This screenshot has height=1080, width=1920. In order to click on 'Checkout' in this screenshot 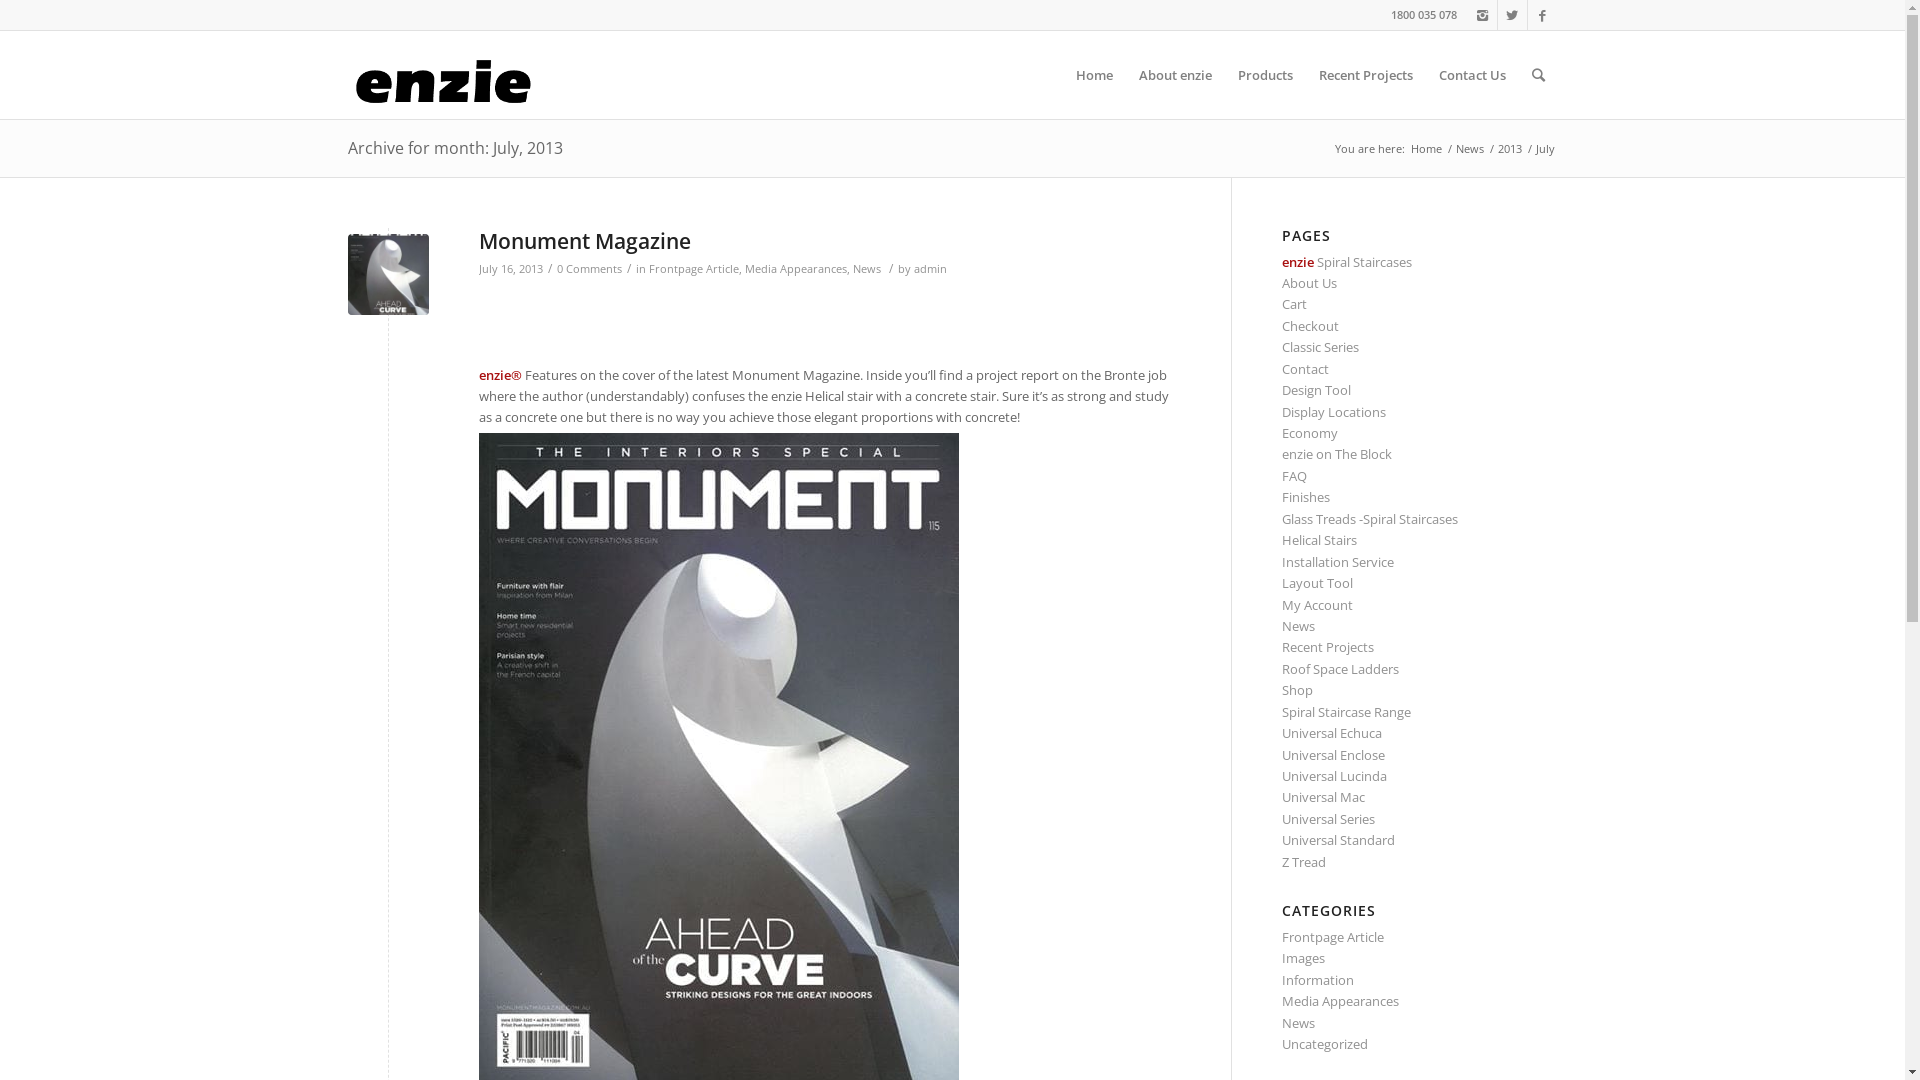, I will do `click(1310, 325)`.